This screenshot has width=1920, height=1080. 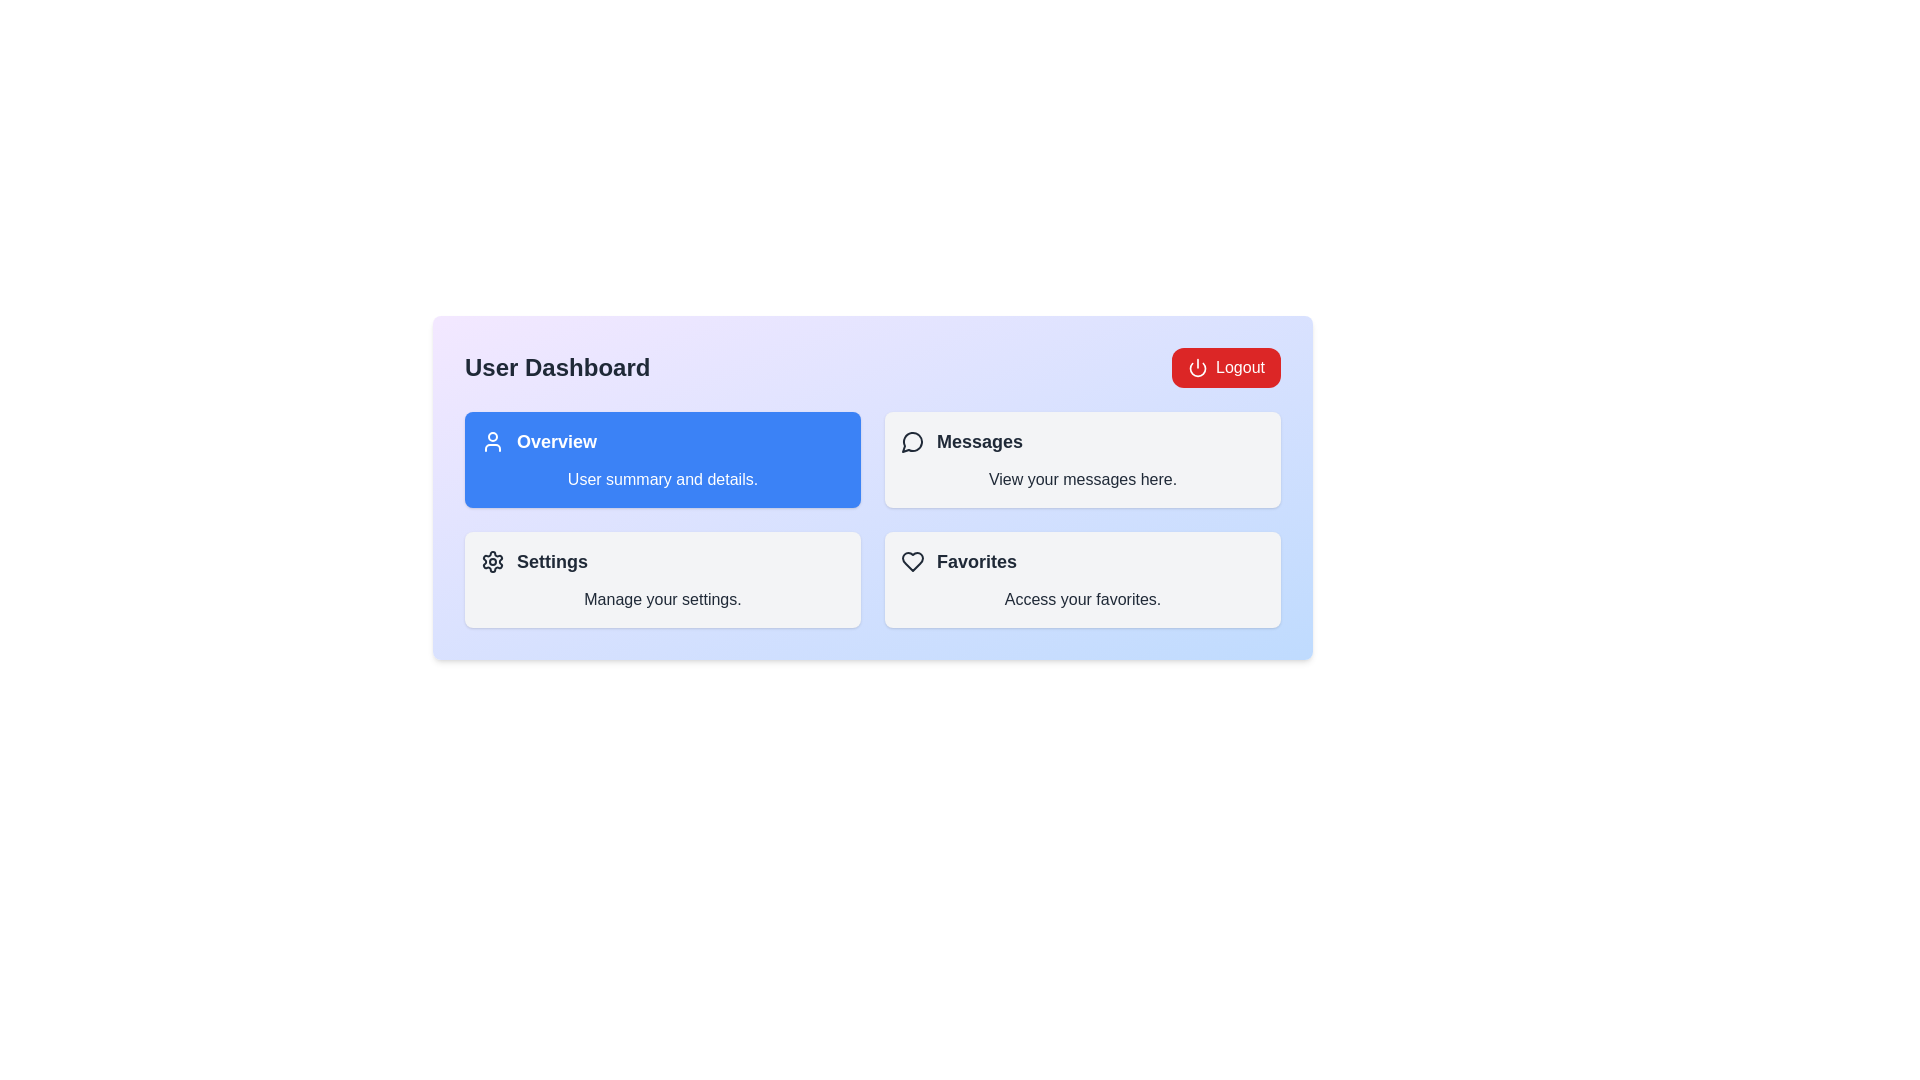 I want to click on the 'Settings' icon located to the left of the text 'Settings' in the user dashboard, so click(x=493, y=562).